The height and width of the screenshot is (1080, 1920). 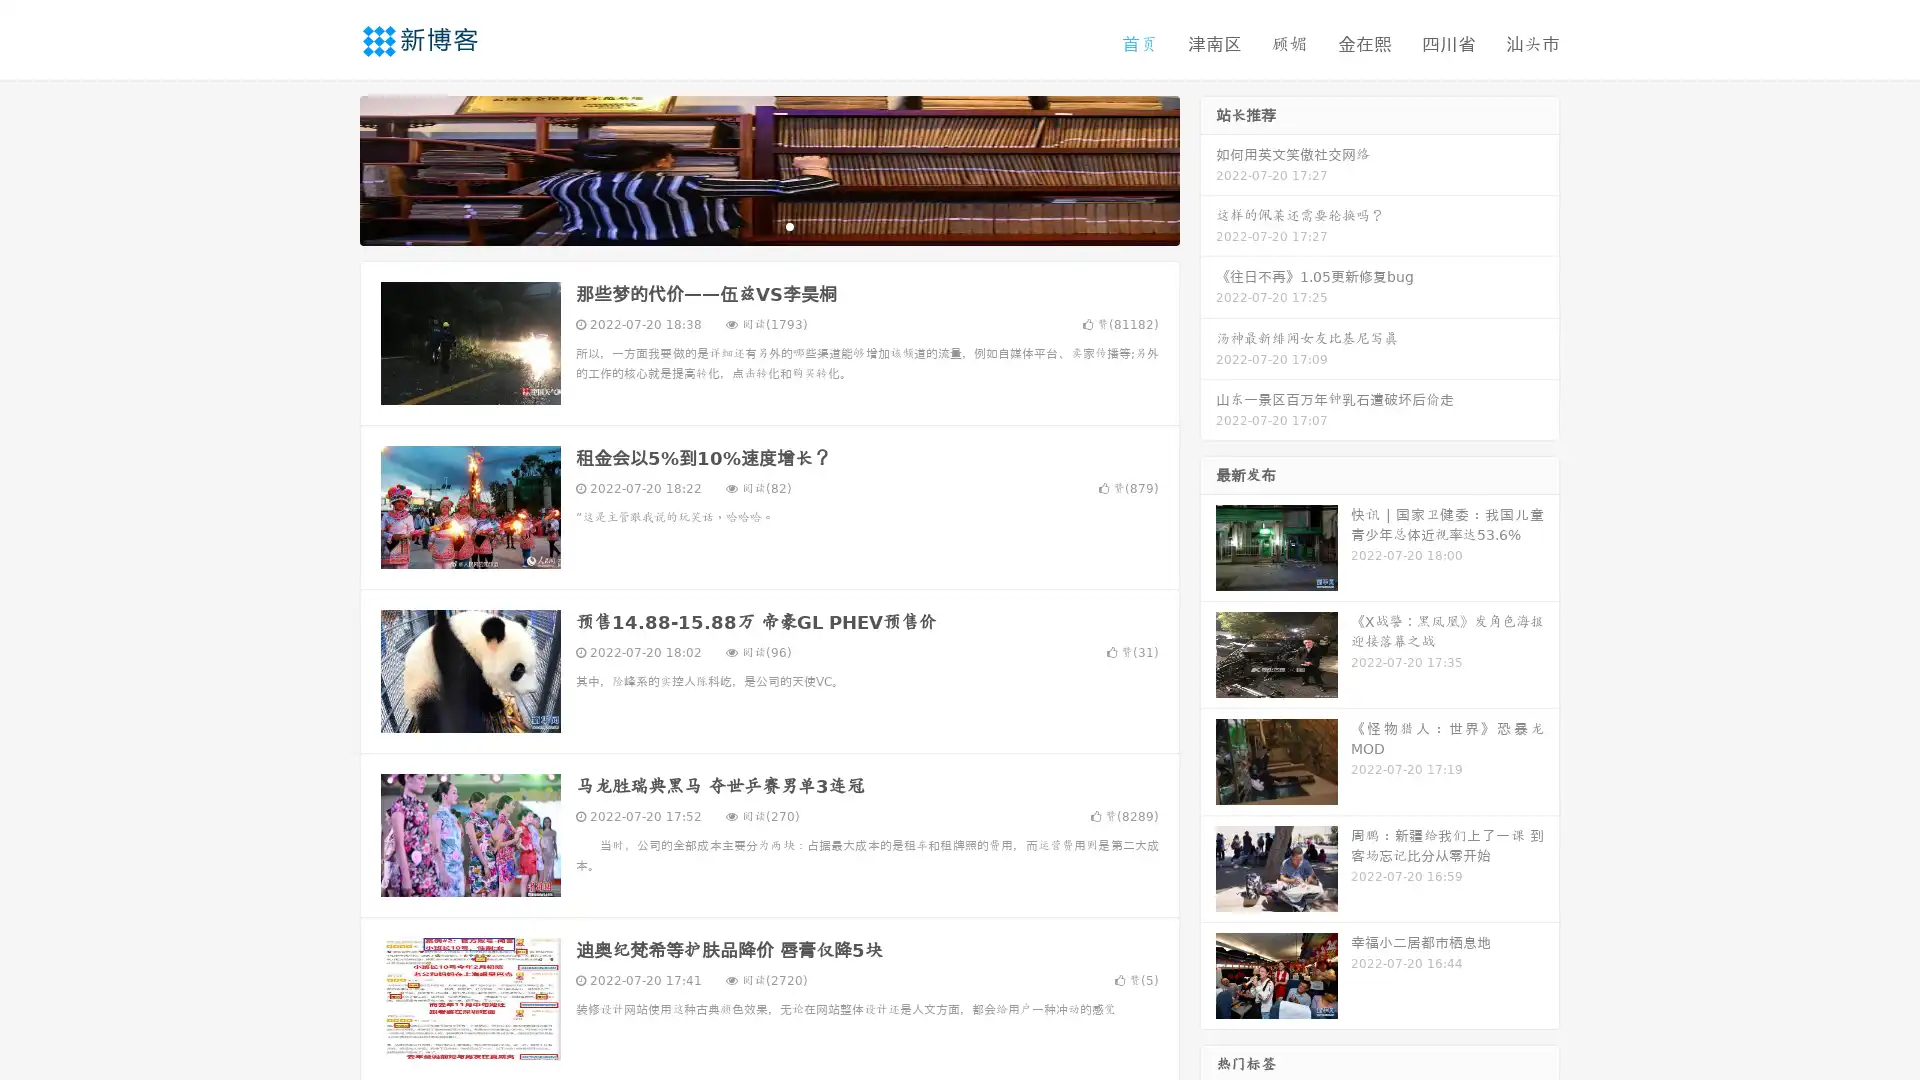 What do you see at coordinates (789, 225) in the screenshot?
I see `Go to slide 3` at bounding box center [789, 225].